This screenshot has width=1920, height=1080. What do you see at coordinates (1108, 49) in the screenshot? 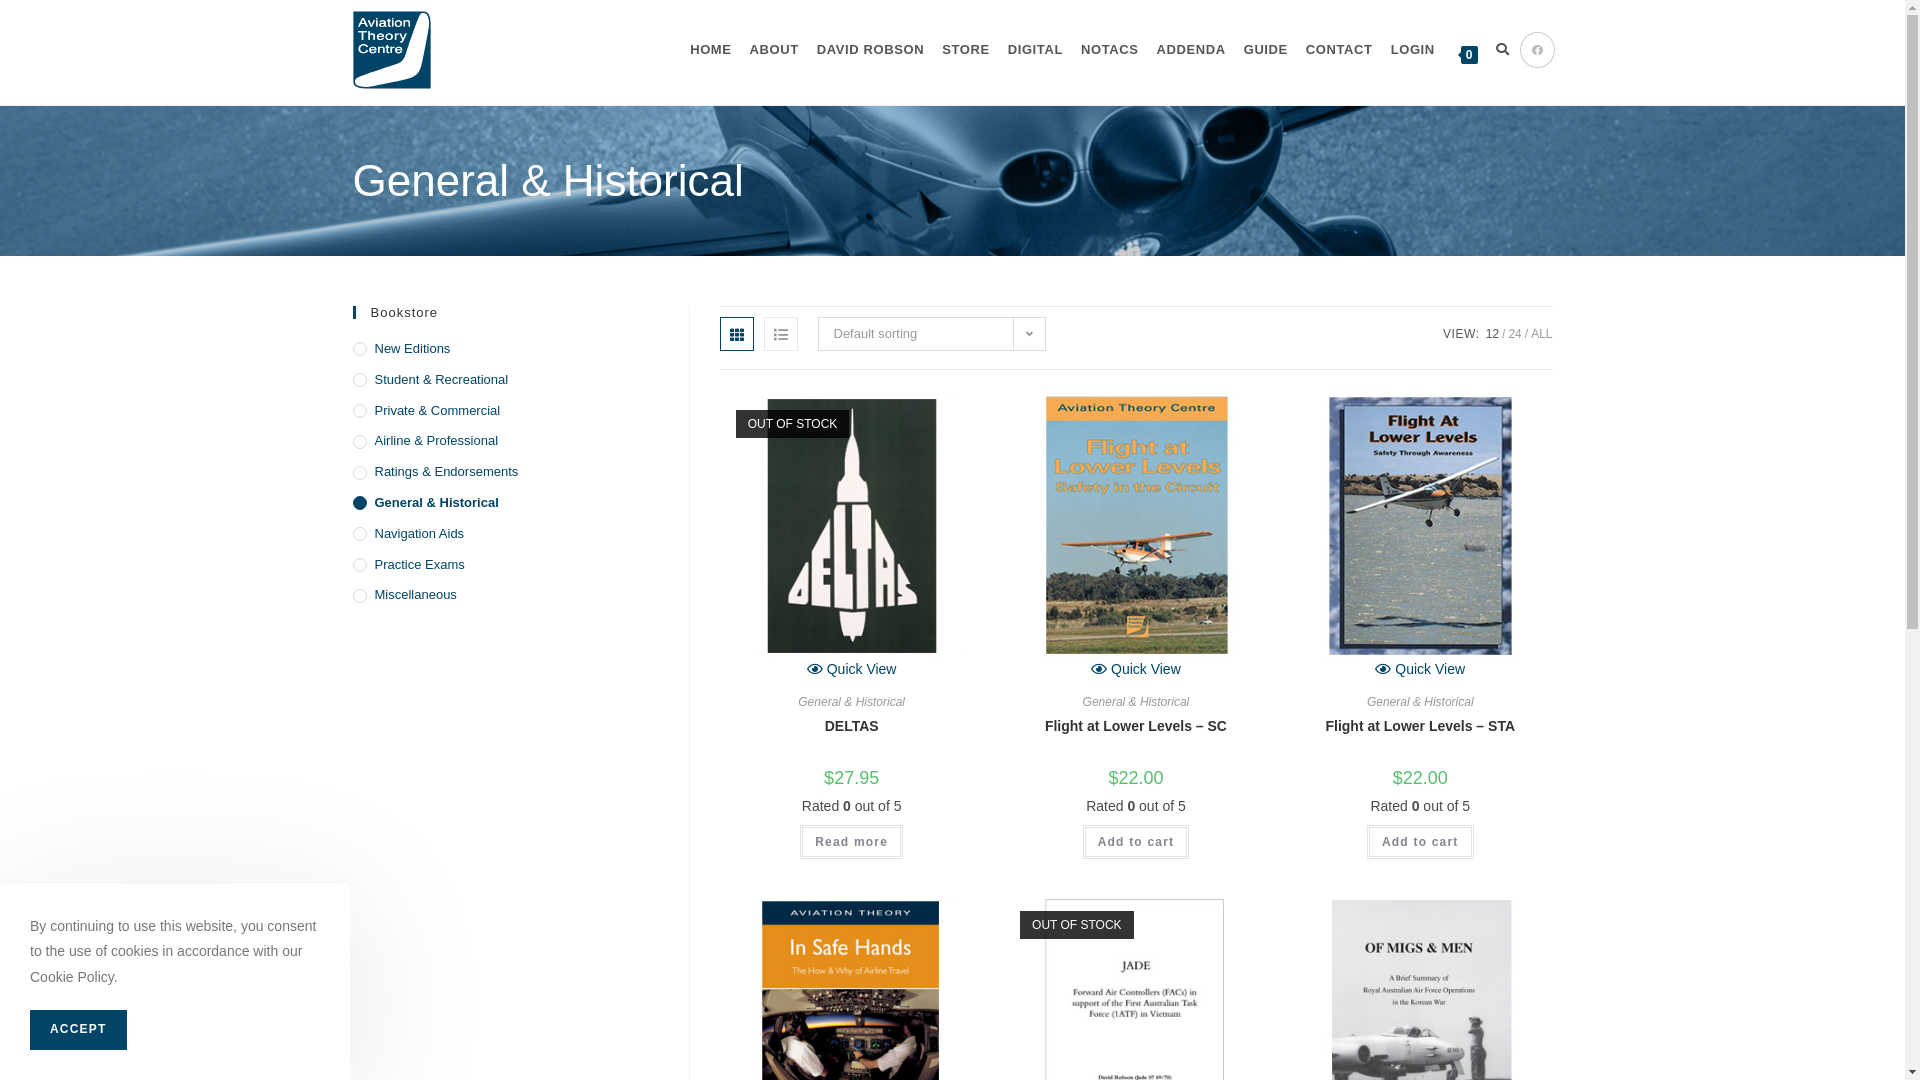
I see `'NOTACS'` at bounding box center [1108, 49].